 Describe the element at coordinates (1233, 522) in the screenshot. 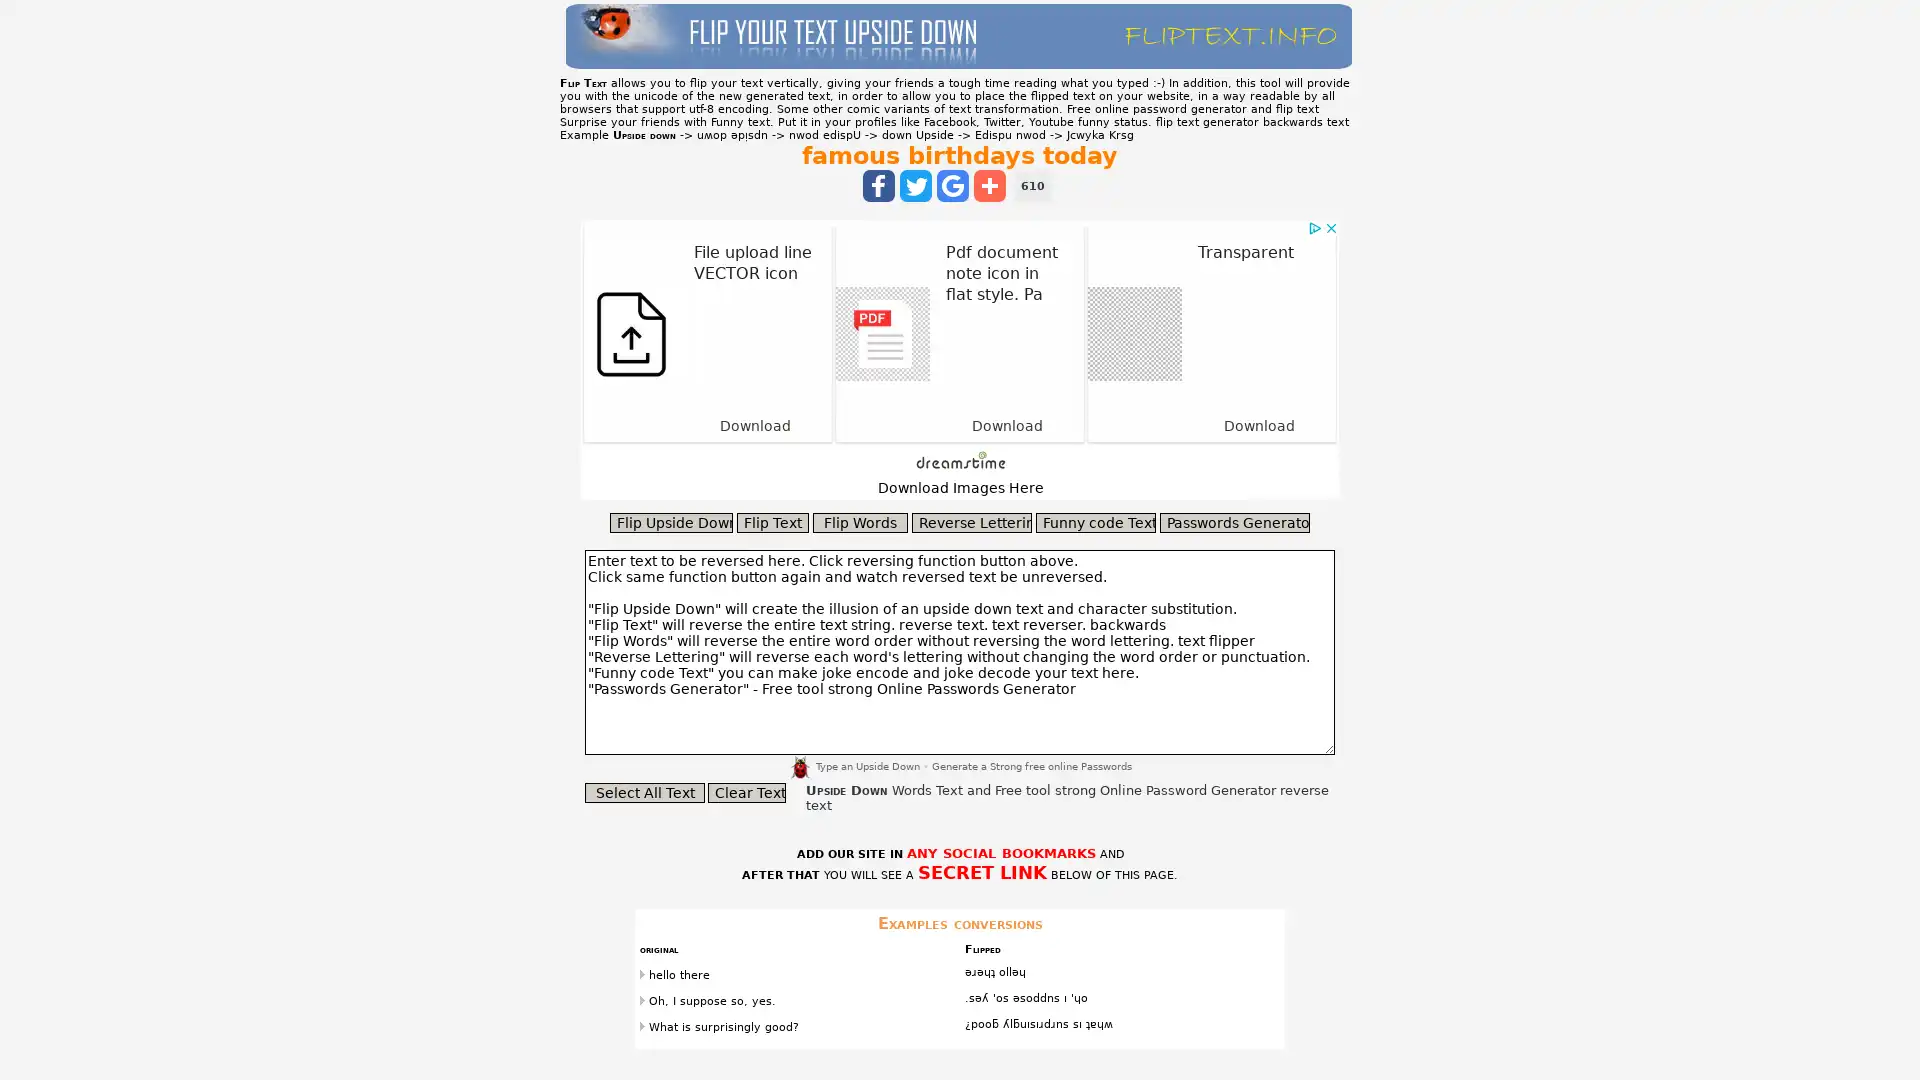

I see `Passwords Generator` at that location.